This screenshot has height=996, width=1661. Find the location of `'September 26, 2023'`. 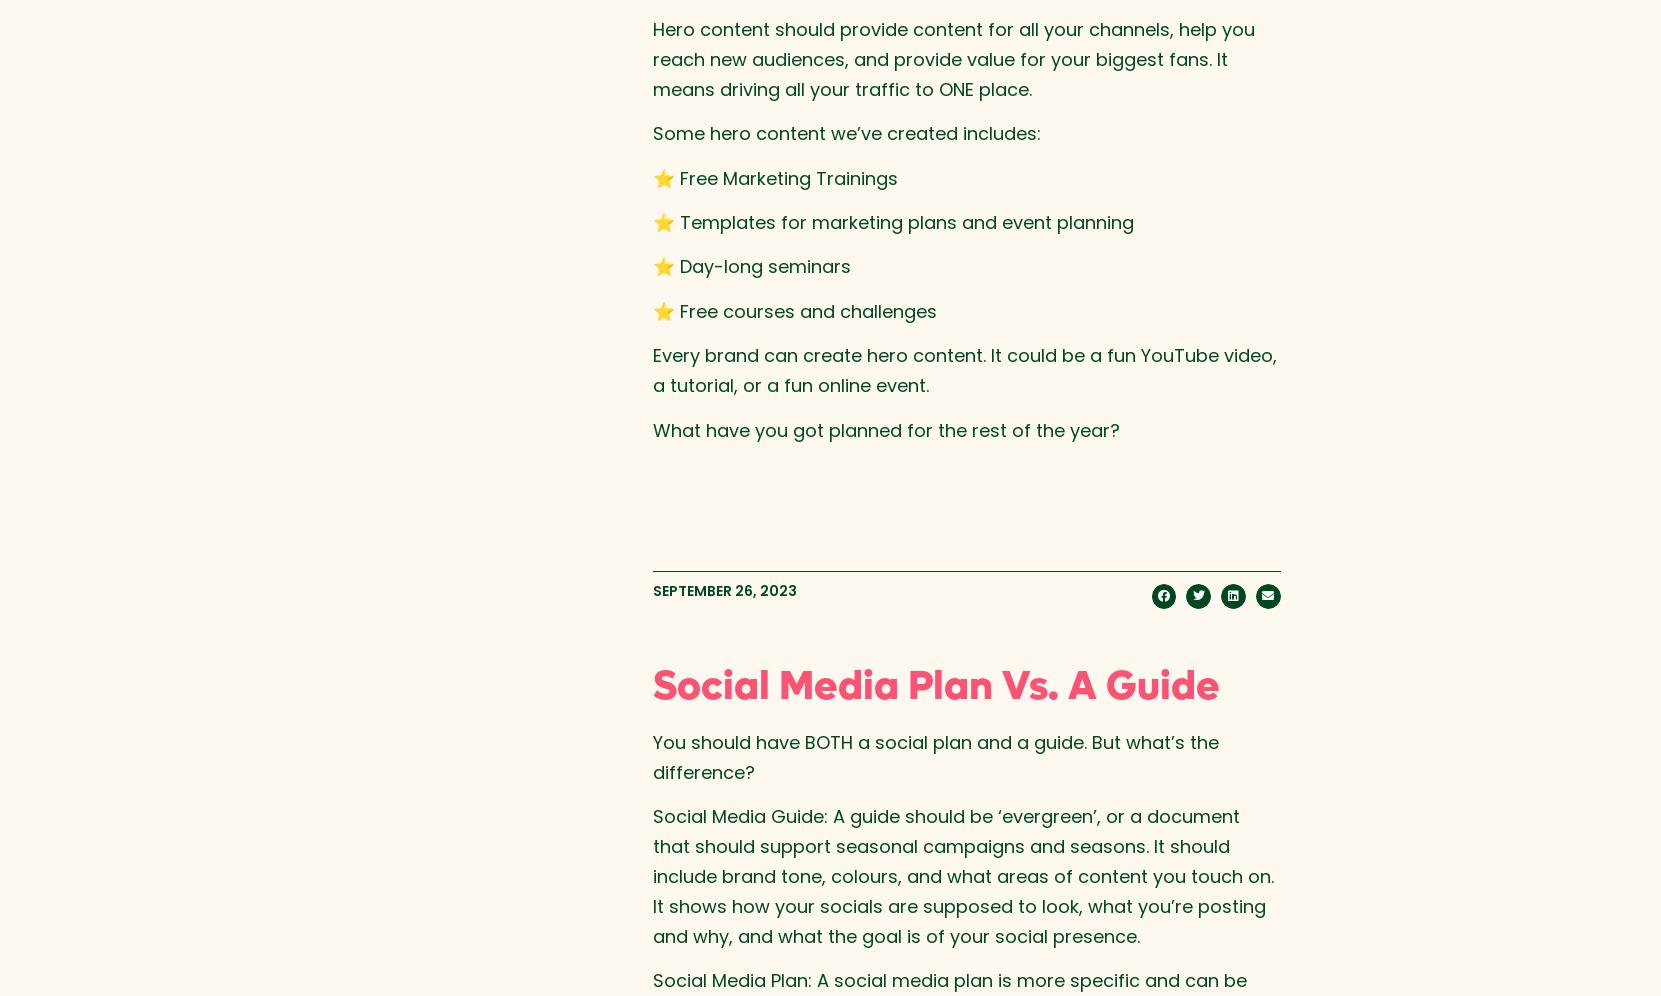

'September 26, 2023' is located at coordinates (724, 590).